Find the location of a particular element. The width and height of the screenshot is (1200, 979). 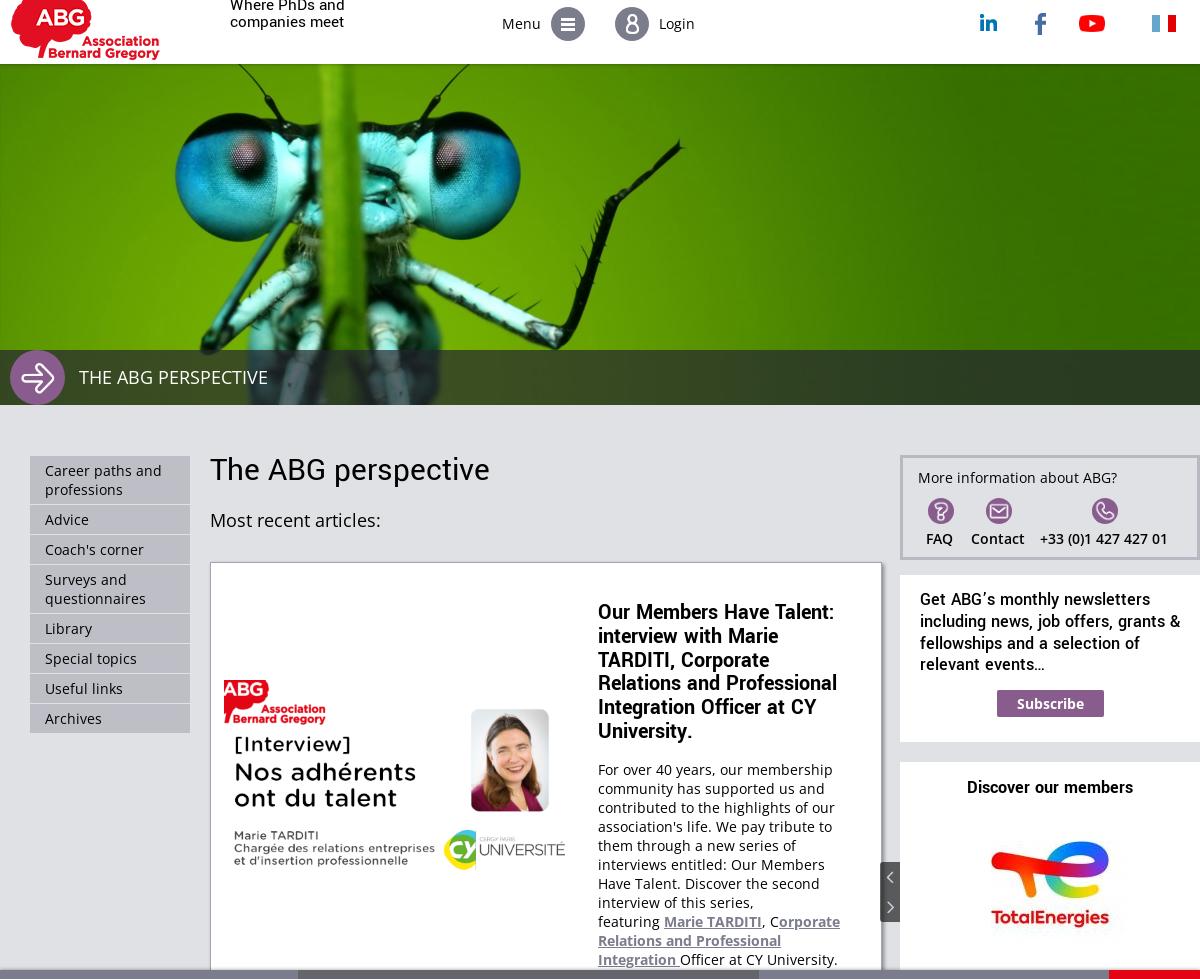

'Get ABG’s monthly newsletters including news, job offers, grants & fellowships and a selection of relevant events…' is located at coordinates (920, 631).